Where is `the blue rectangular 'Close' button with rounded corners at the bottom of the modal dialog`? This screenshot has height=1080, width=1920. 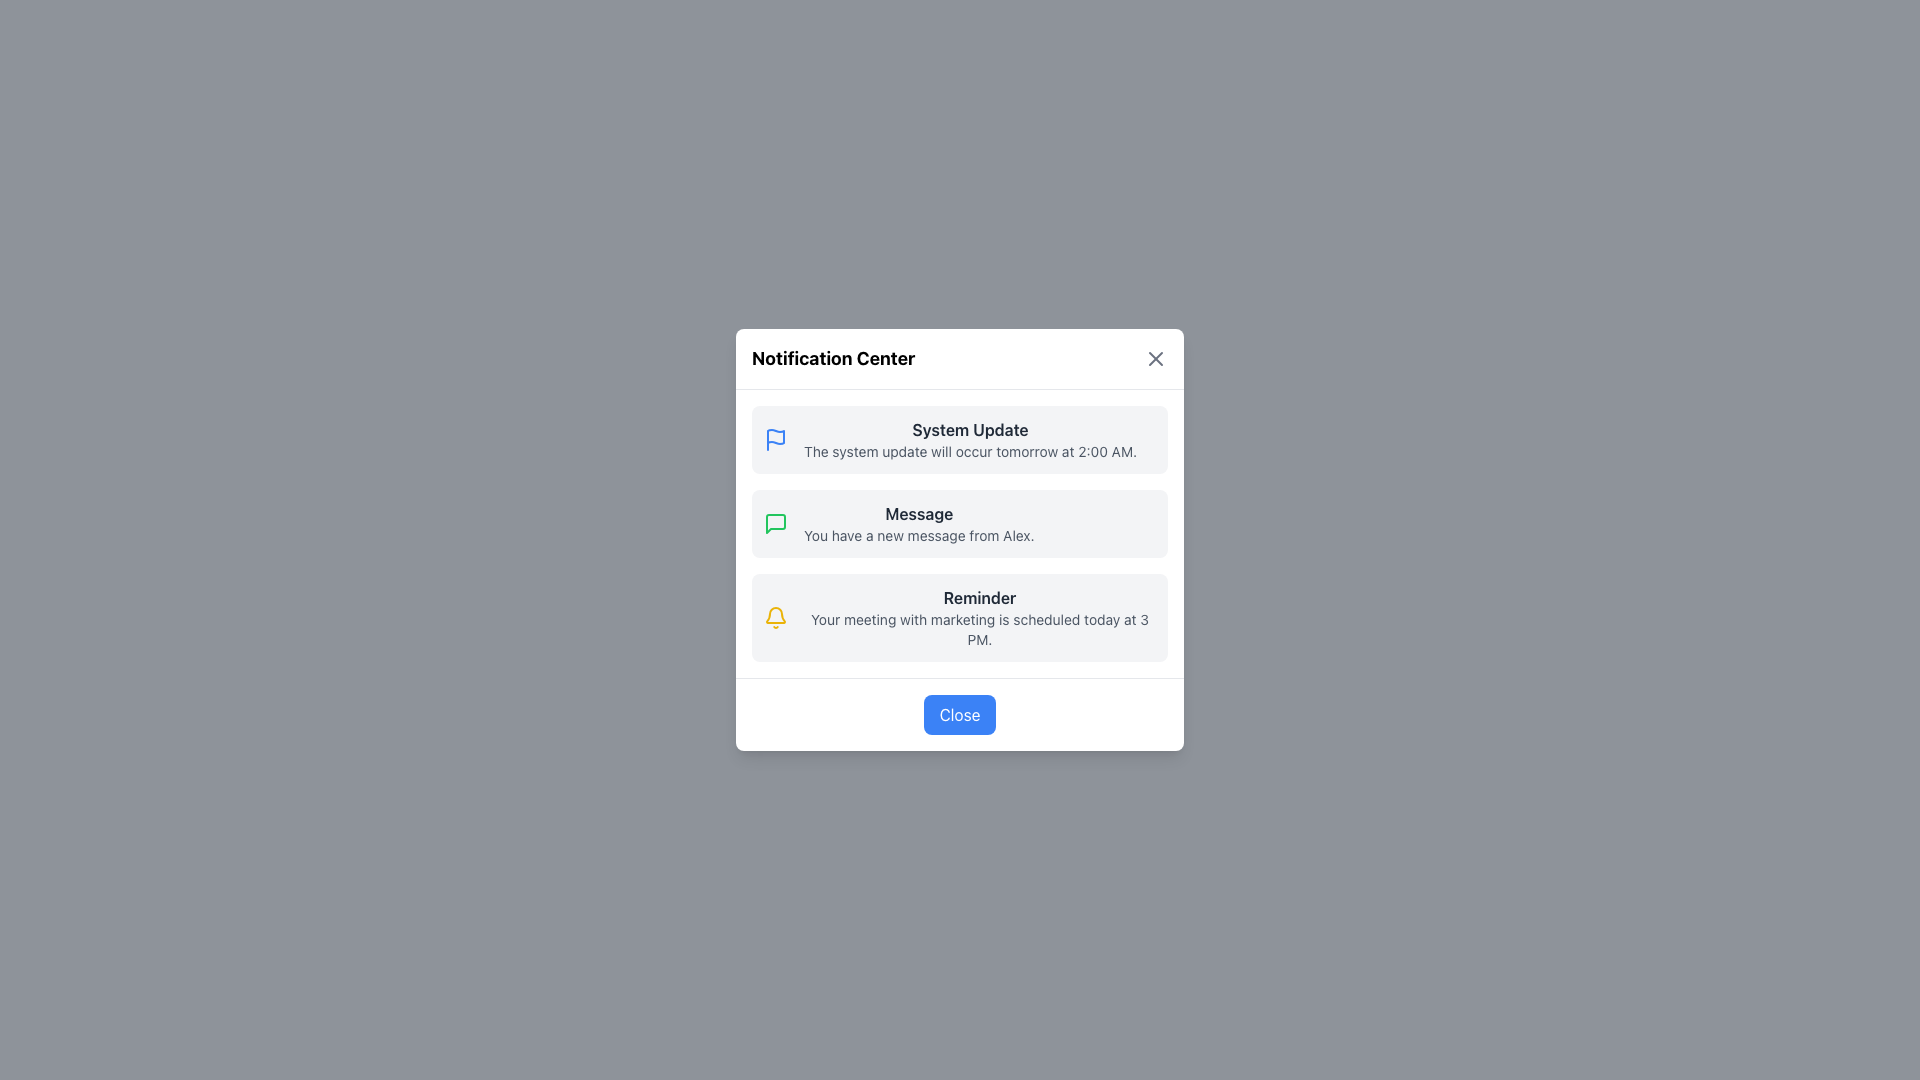 the blue rectangular 'Close' button with rounded corners at the bottom of the modal dialog is located at coordinates (960, 713).